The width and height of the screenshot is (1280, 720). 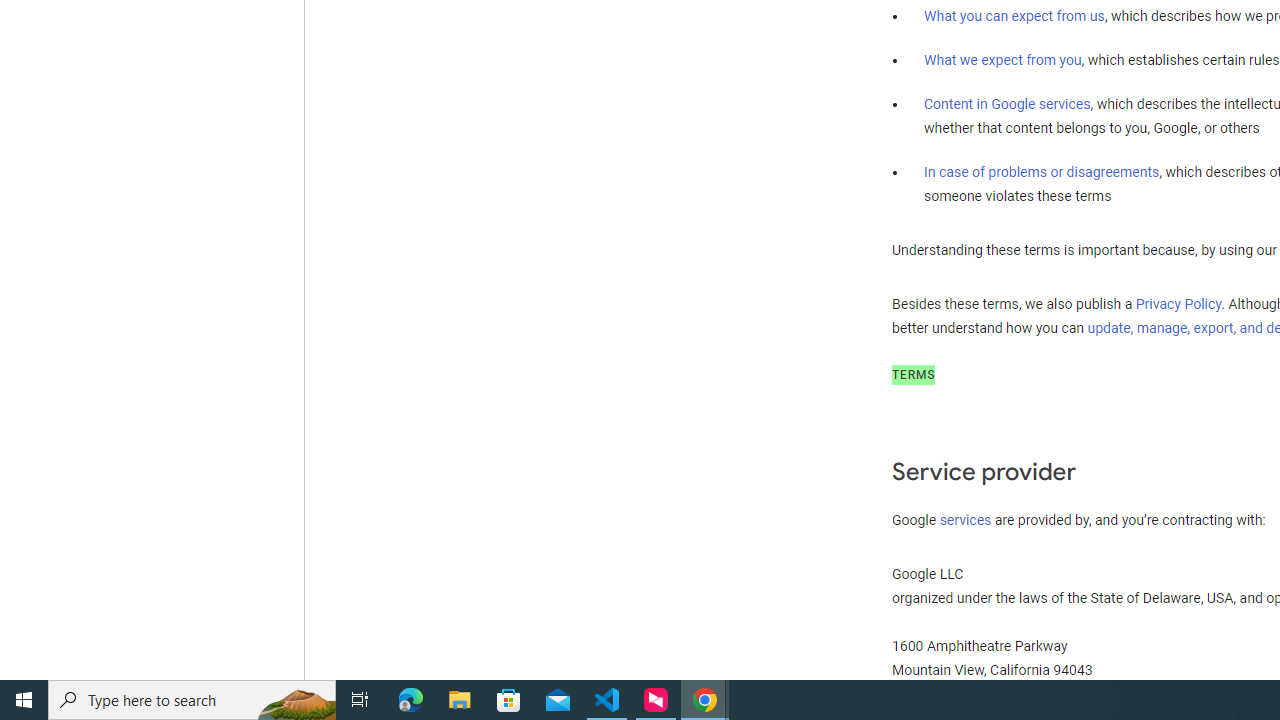 I want to click on 'In case of problems or disagreements', so click(x=1040, y=170).